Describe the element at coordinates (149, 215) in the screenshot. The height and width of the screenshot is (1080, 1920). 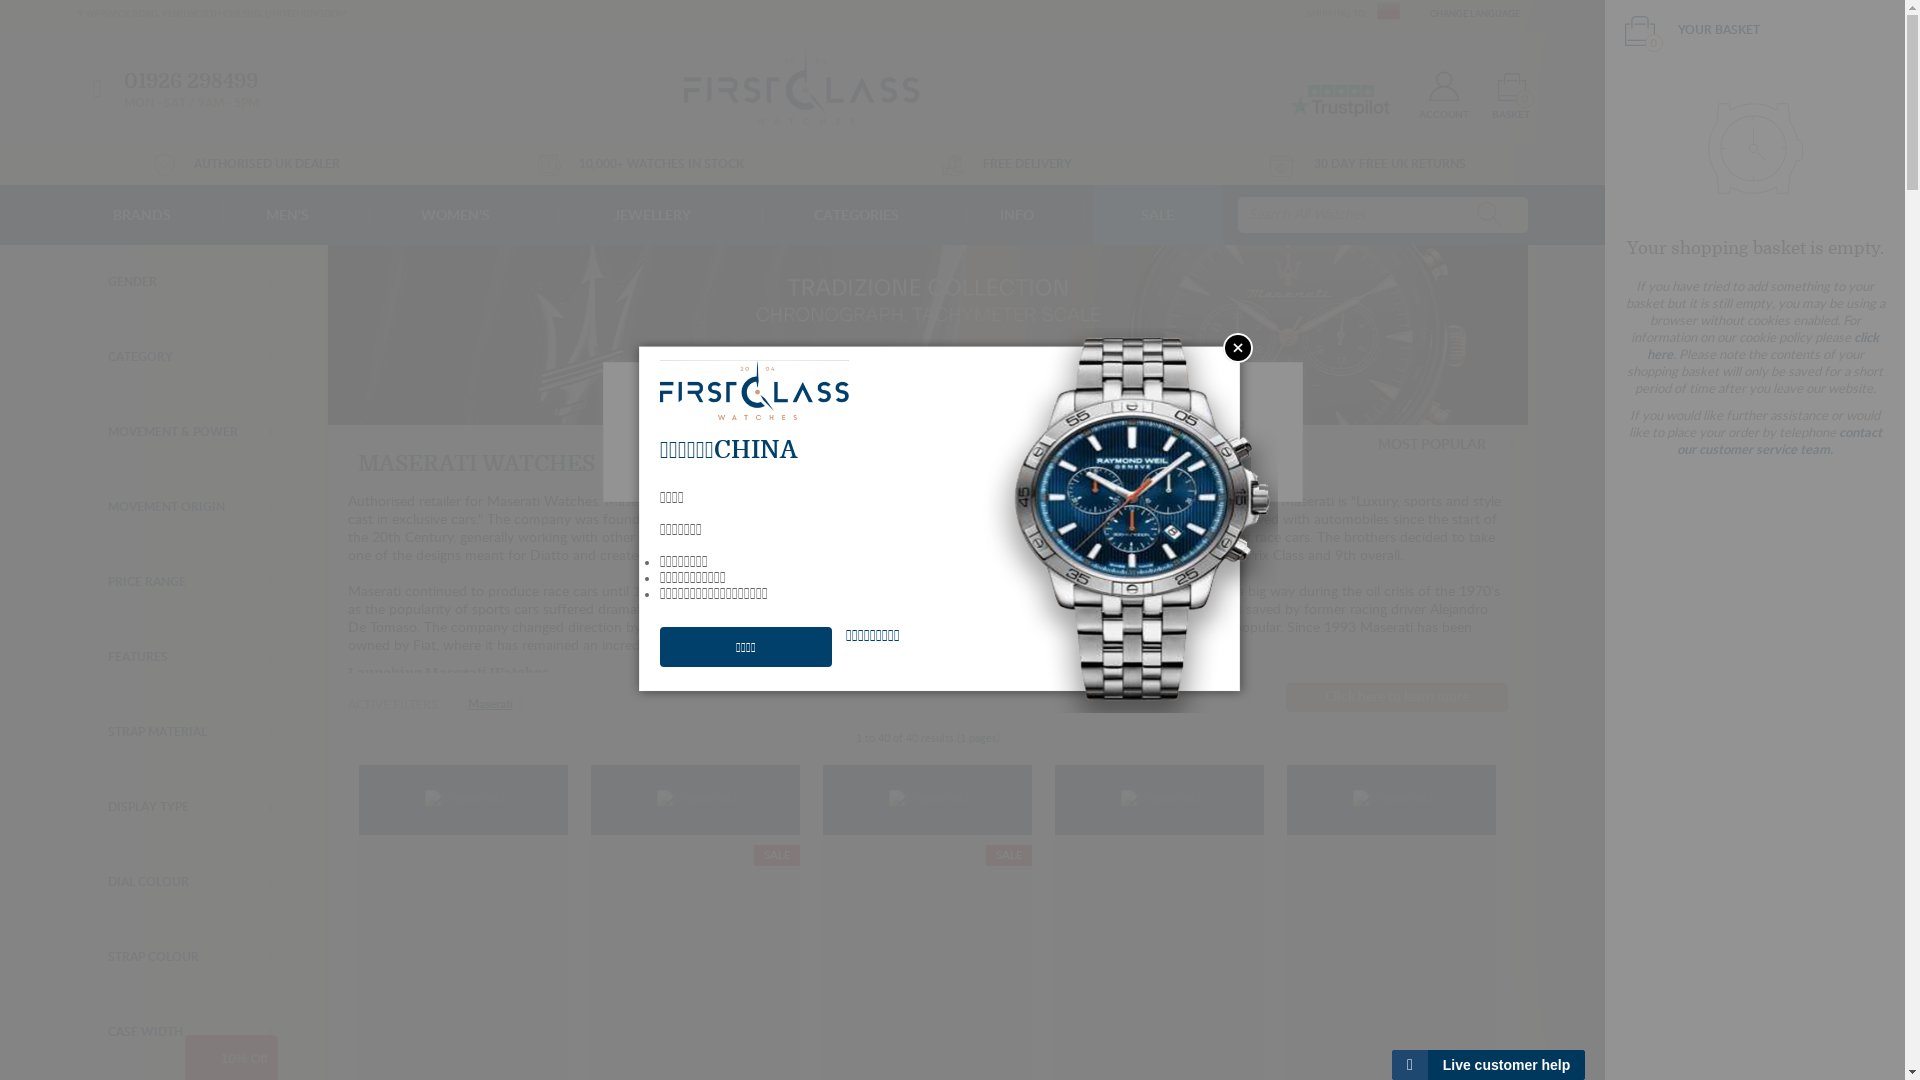
I see `'BRANDS'` at that location.